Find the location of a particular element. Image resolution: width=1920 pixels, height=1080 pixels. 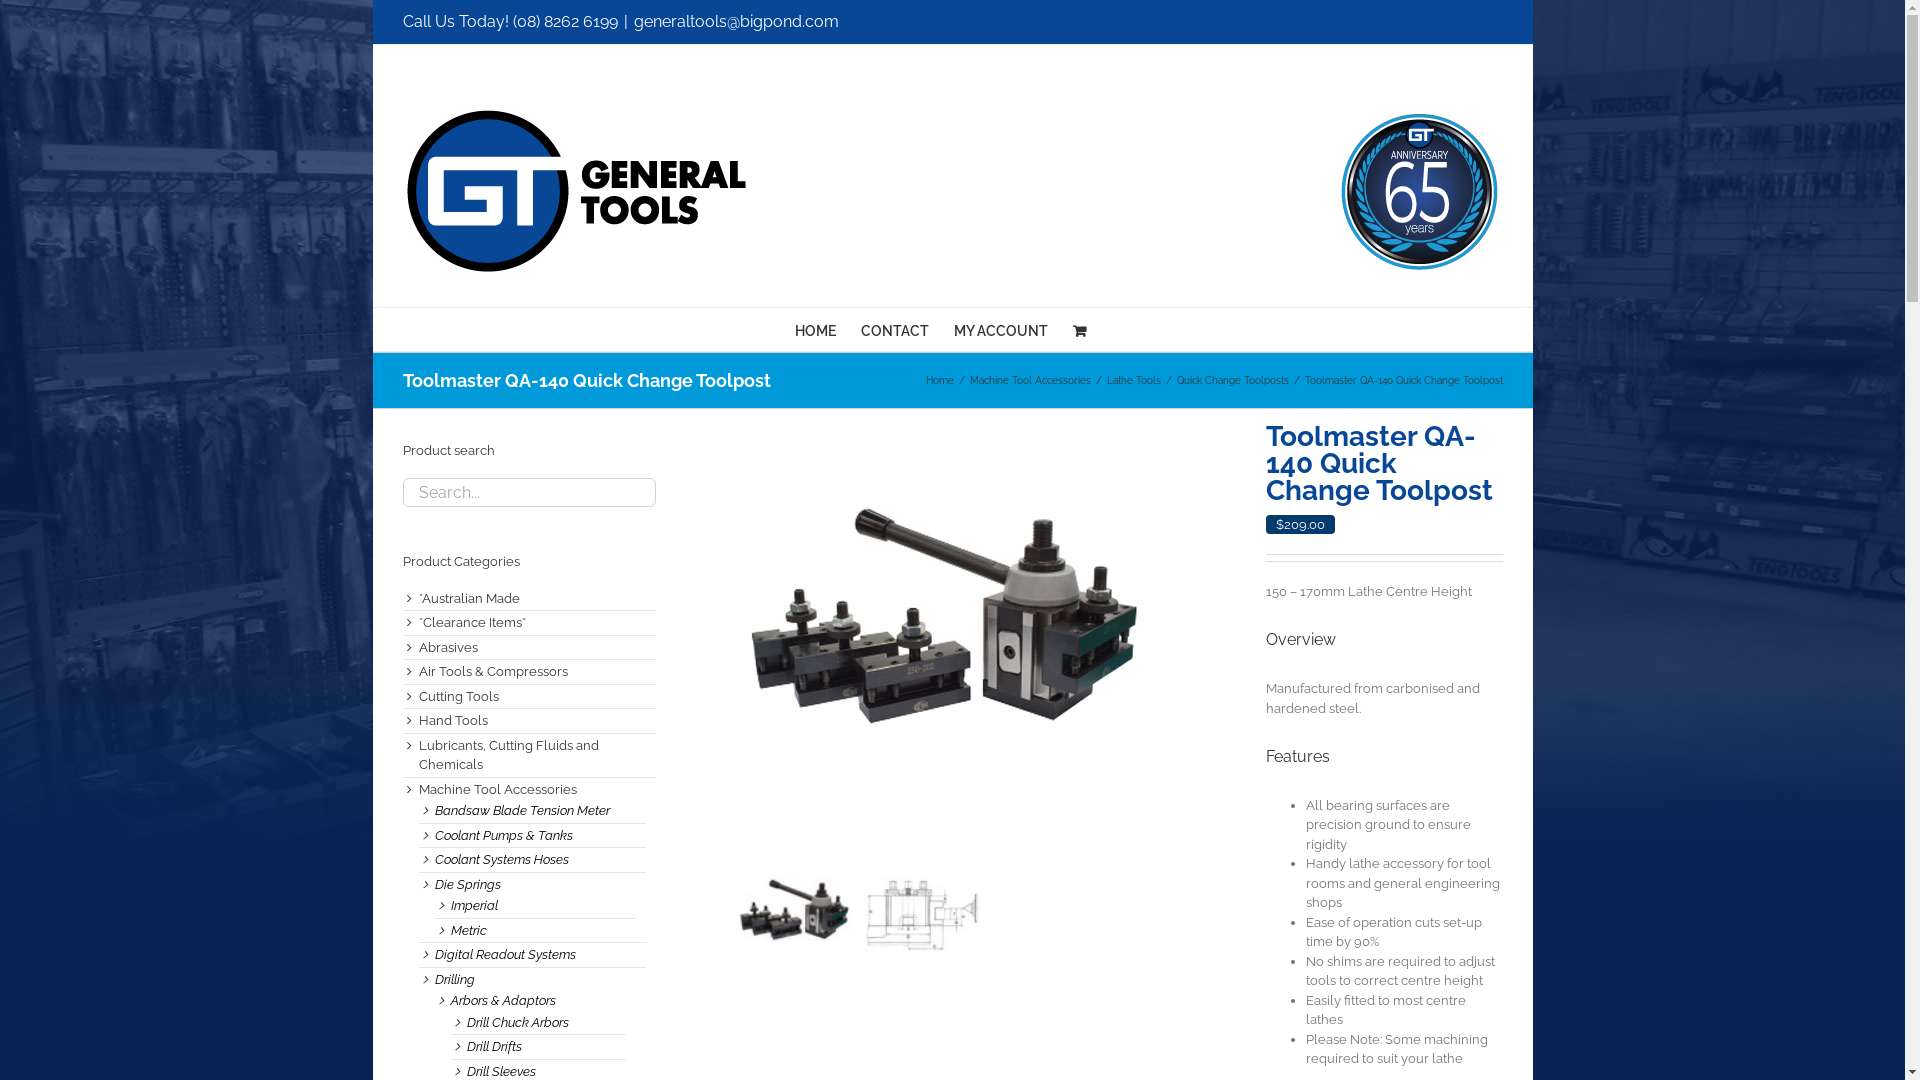

'Lathe Tools' is located at coordinates (1132, 380).